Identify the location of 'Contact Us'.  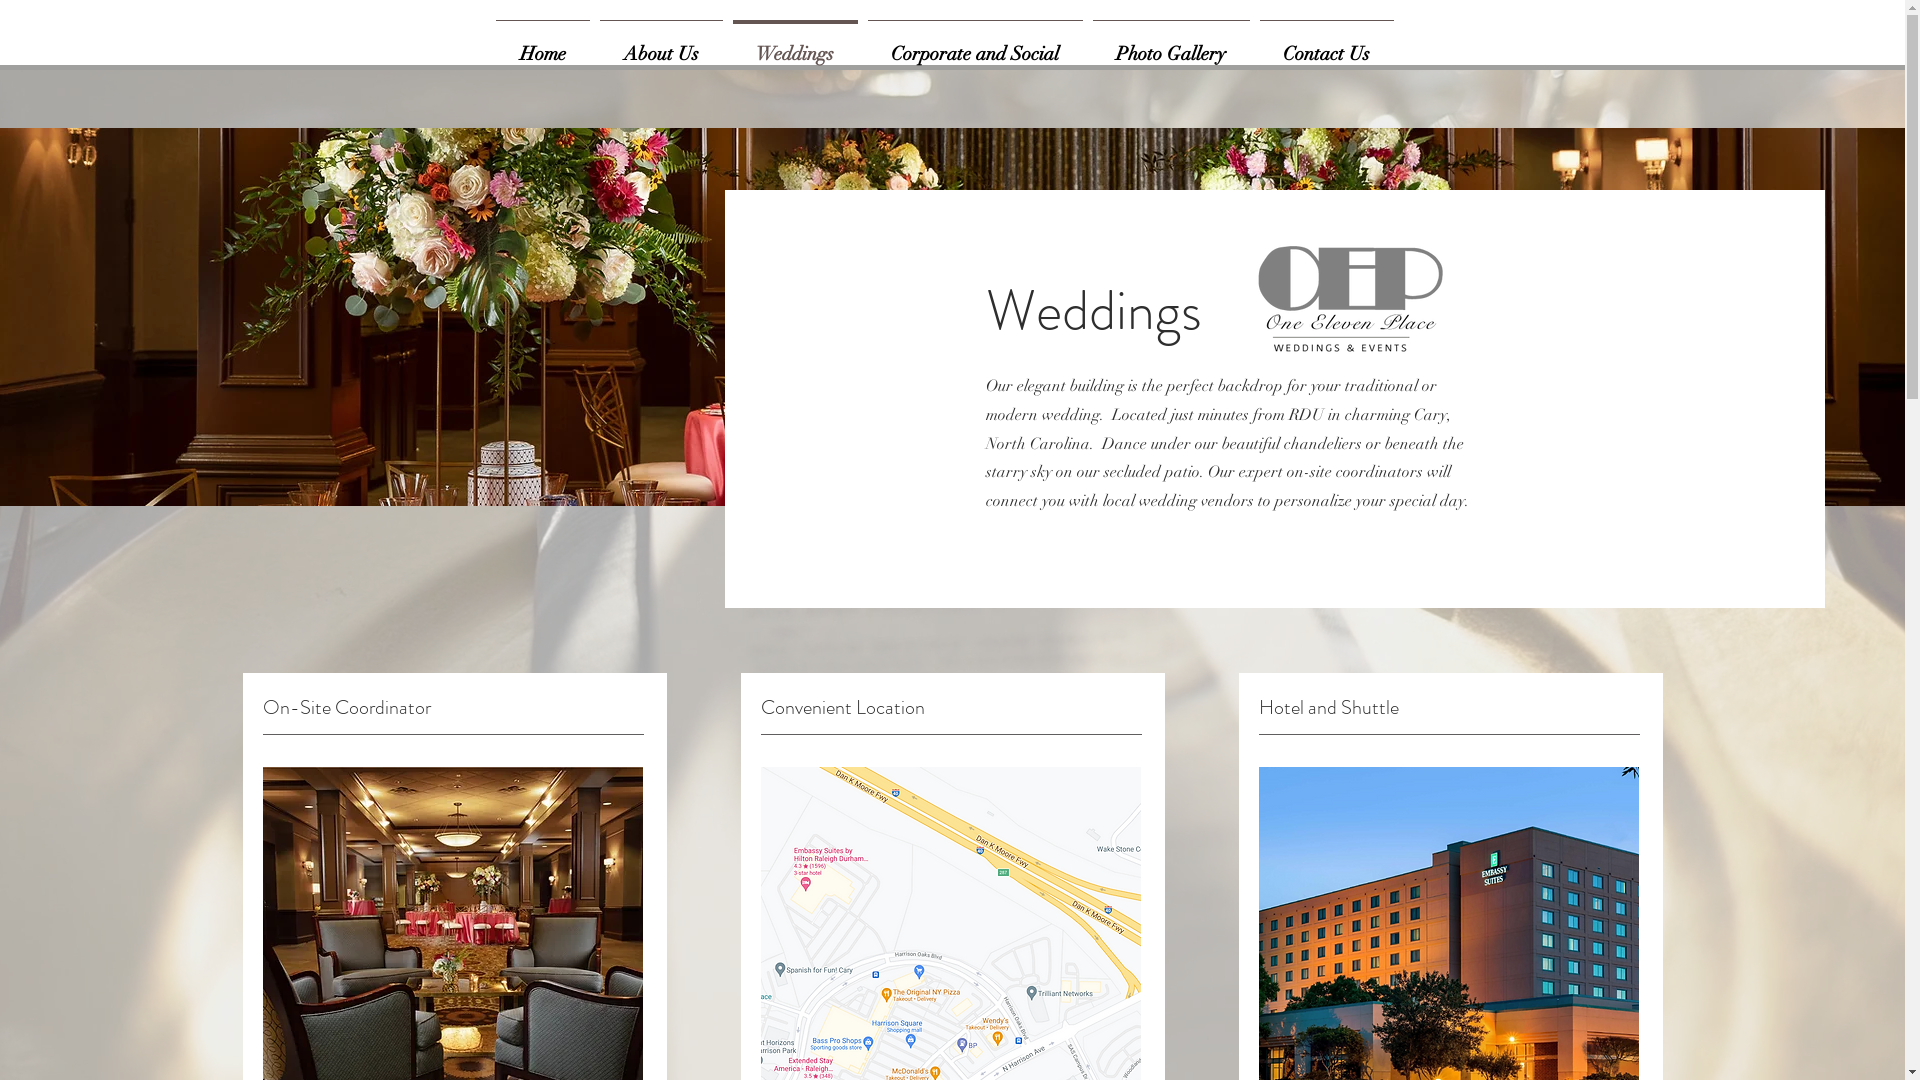
(1252, 45).